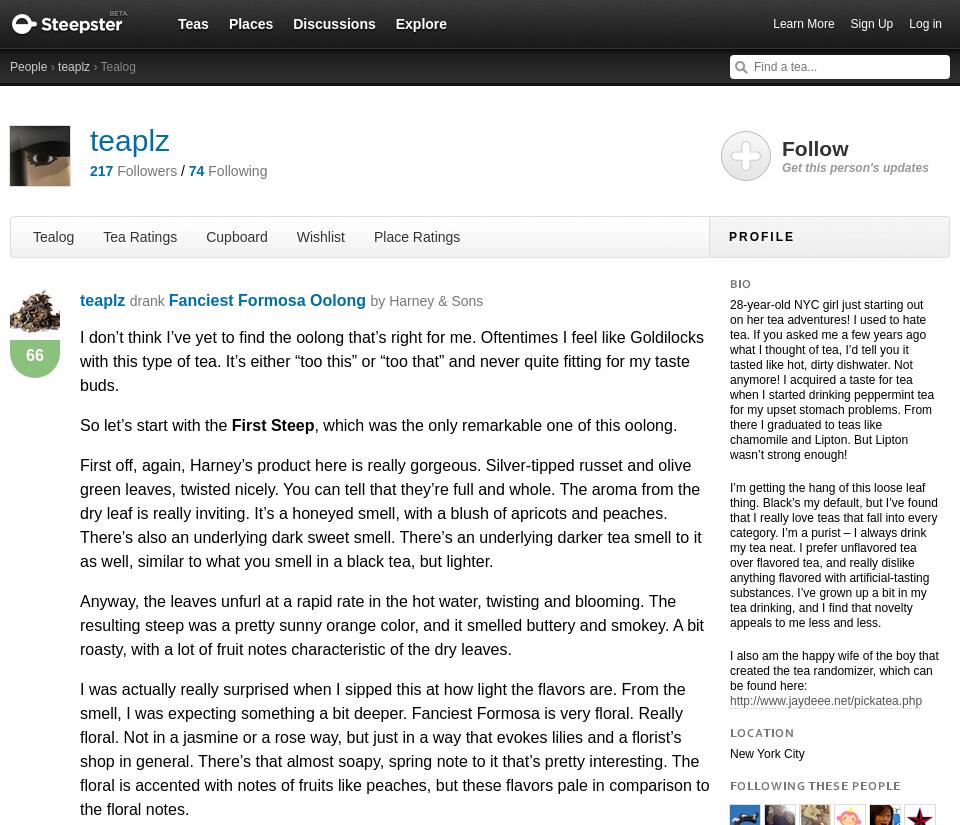 The image size is (960, 825). What do you see at coordinates (925, 23) in the screenshot?
I see `'Log in'` at bounding box center [925, 23].